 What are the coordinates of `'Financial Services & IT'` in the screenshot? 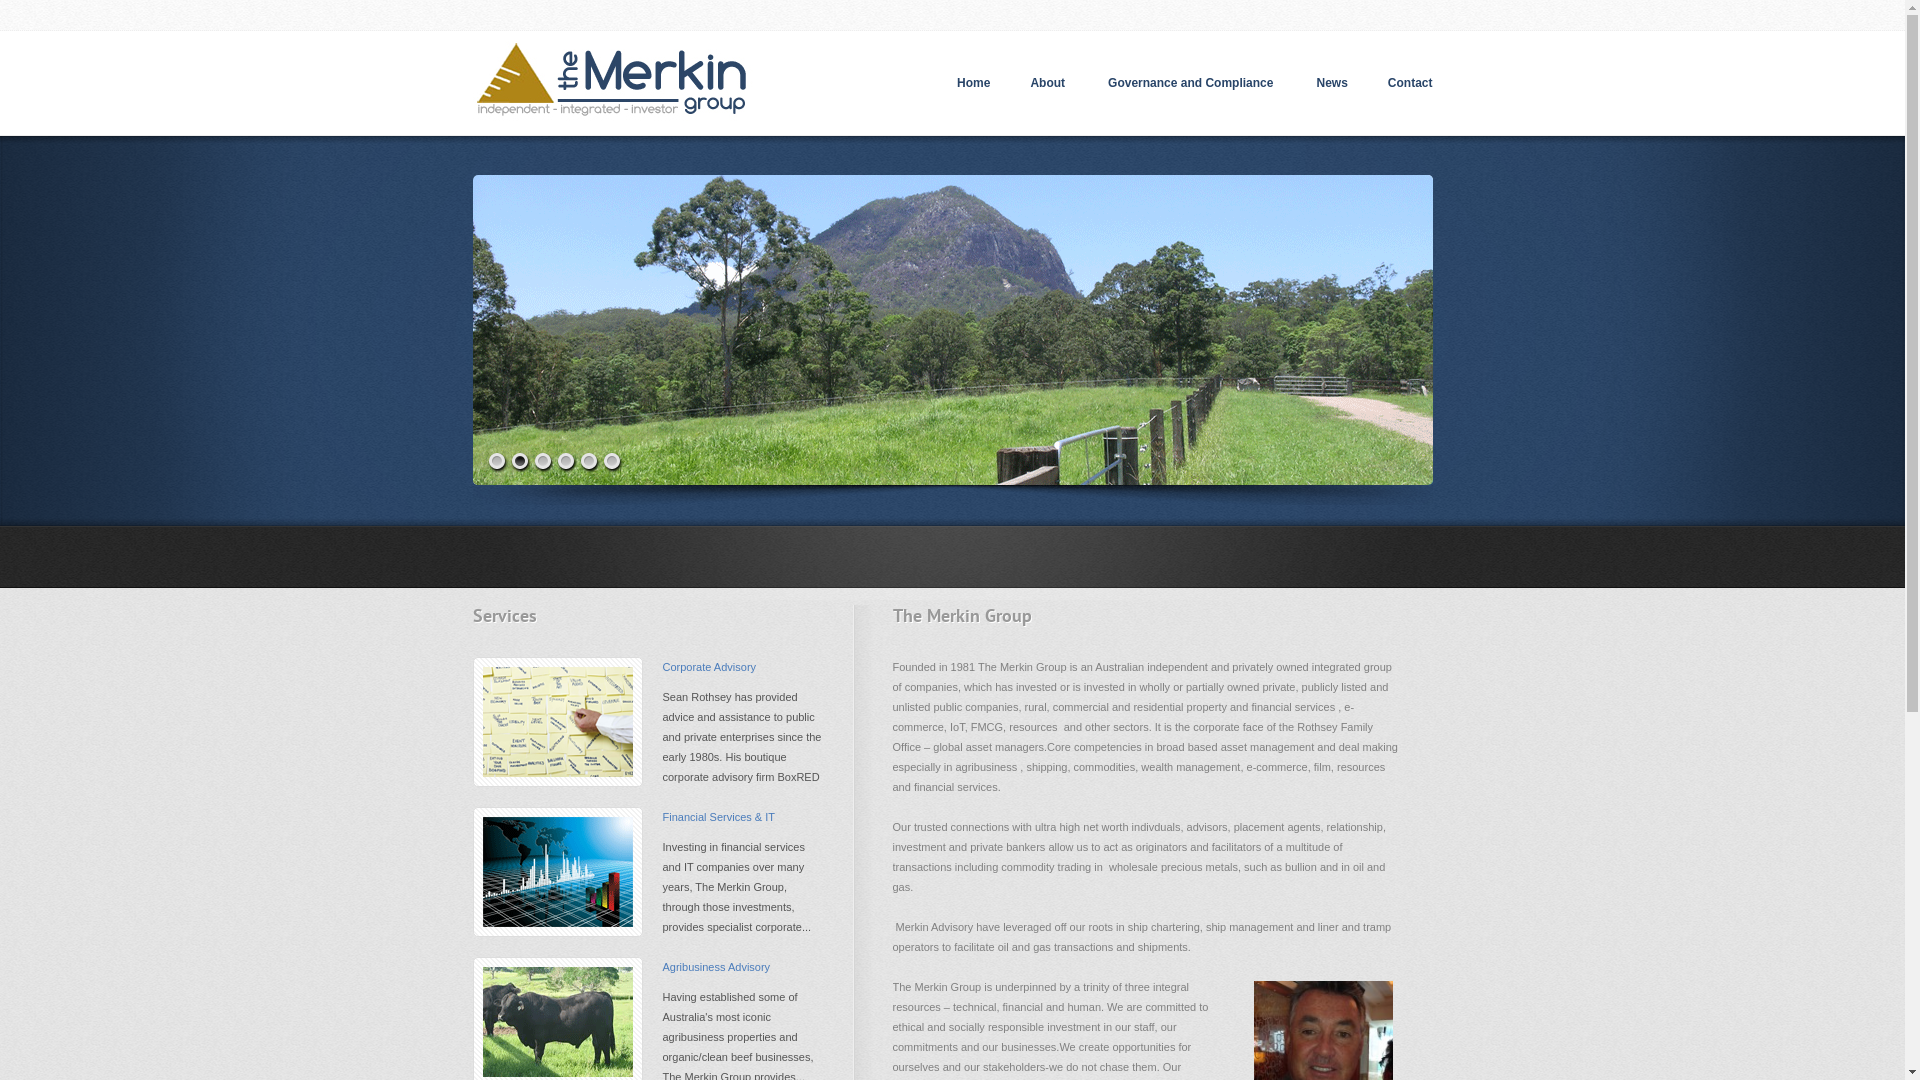 It's located at (718, 817).